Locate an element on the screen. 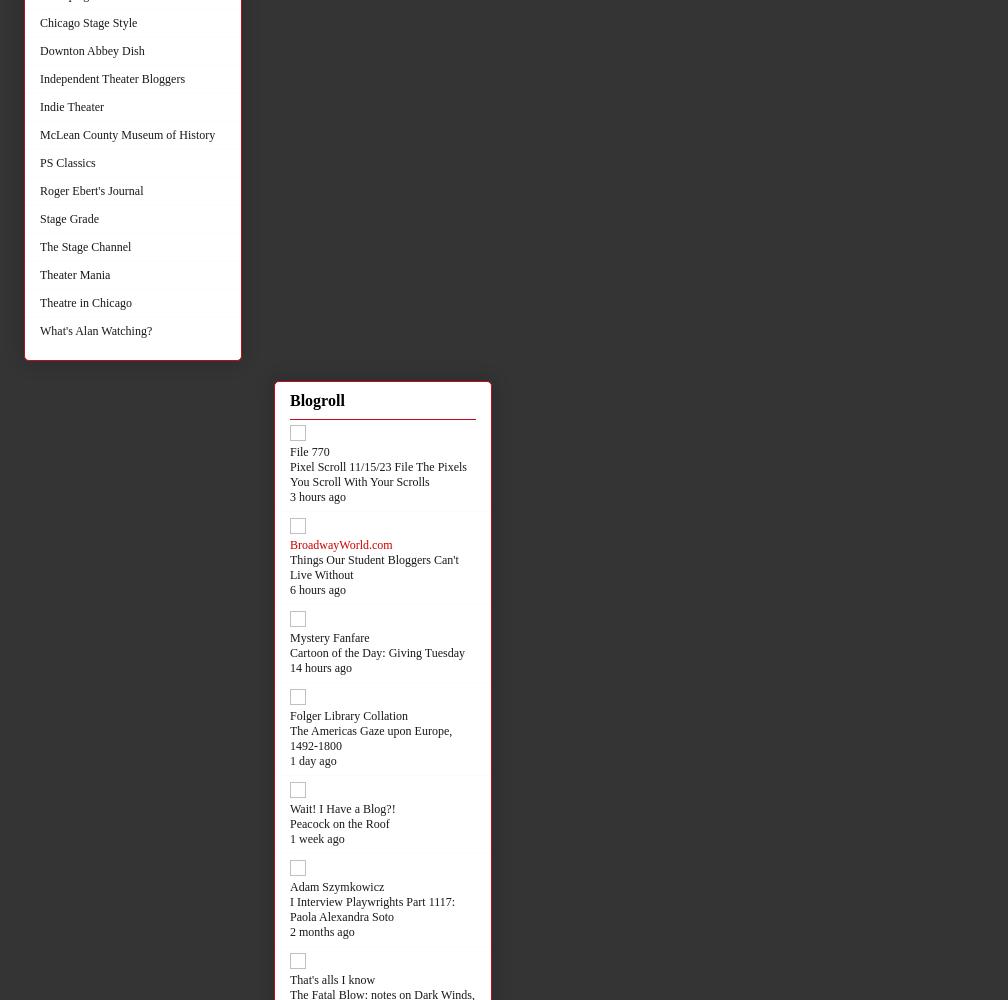 The width and height of the screenshot is (1008, 1000). 'The Stage Channel' is located at coordinates (85, 246).